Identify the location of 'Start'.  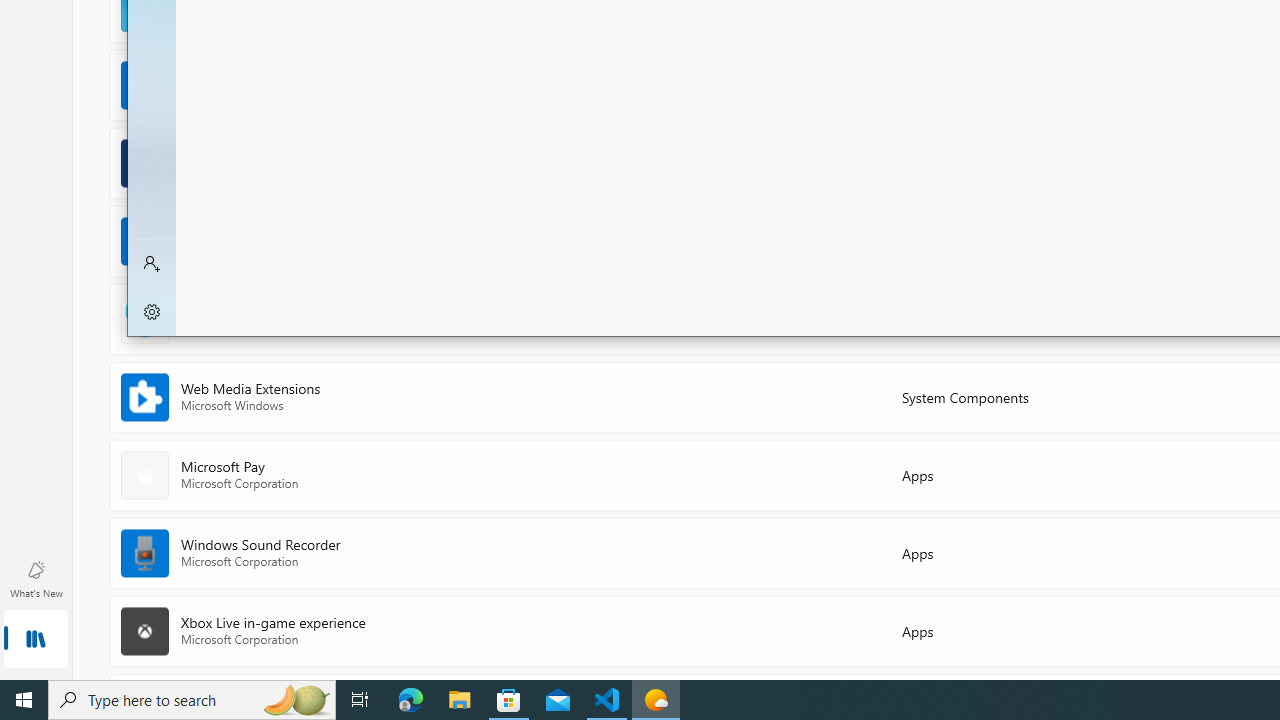
(24, 698).